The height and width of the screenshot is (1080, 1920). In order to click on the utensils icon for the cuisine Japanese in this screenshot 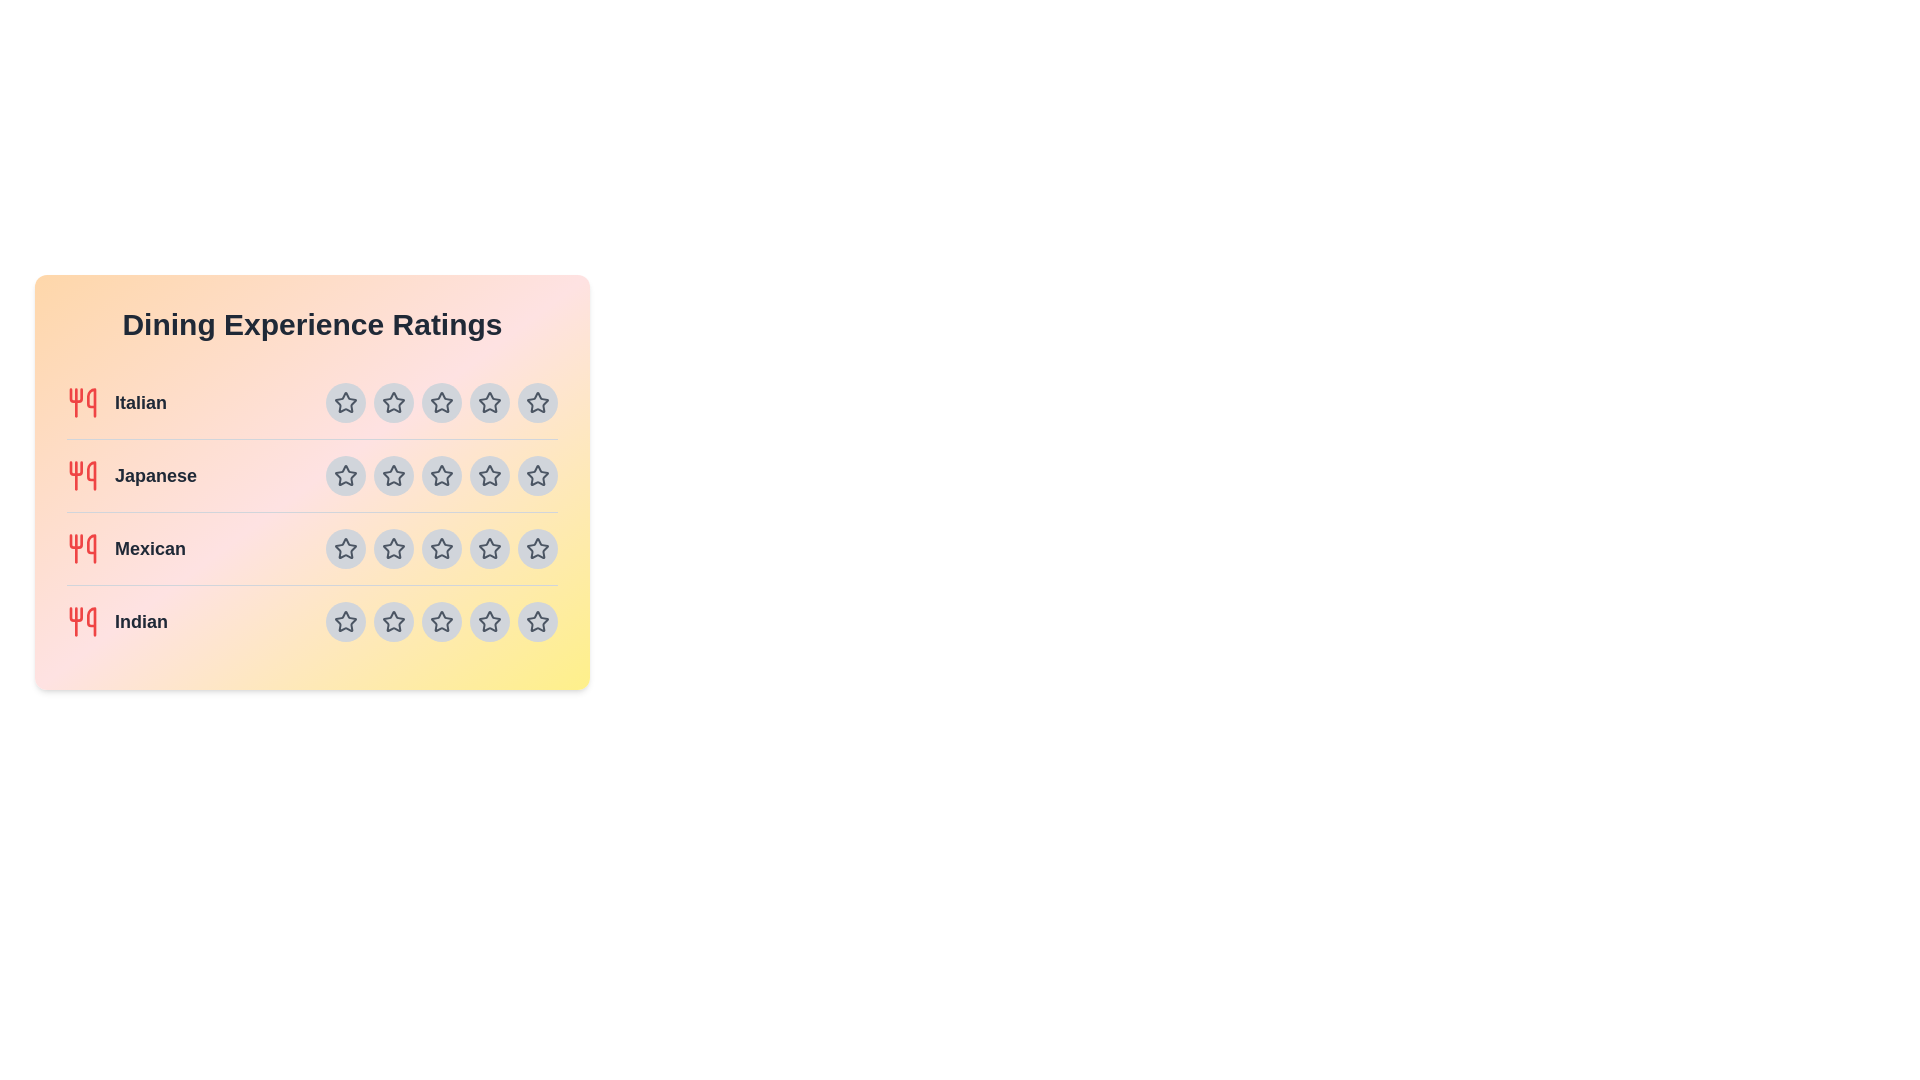, I will do `click(81, 475)`.